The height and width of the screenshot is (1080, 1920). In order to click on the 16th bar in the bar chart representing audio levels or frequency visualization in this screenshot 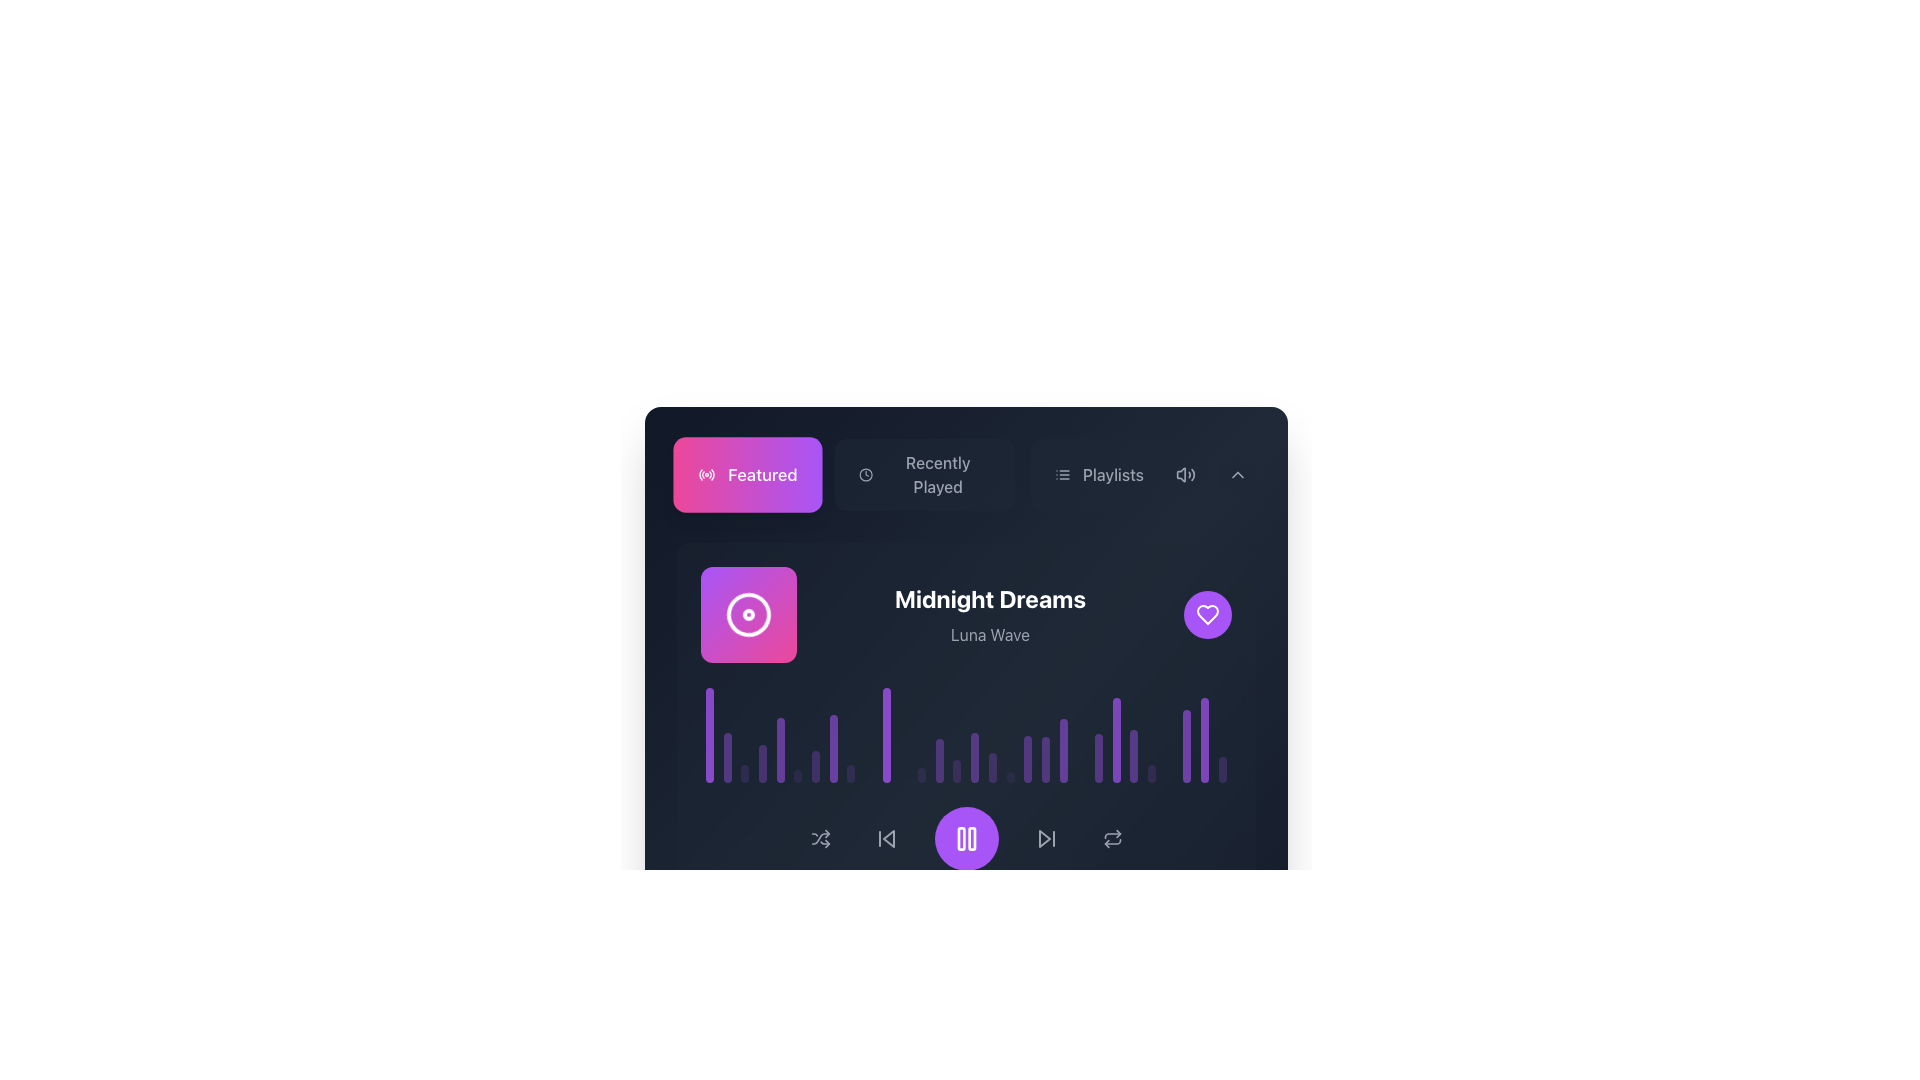, I will do `click(975, 758)`.